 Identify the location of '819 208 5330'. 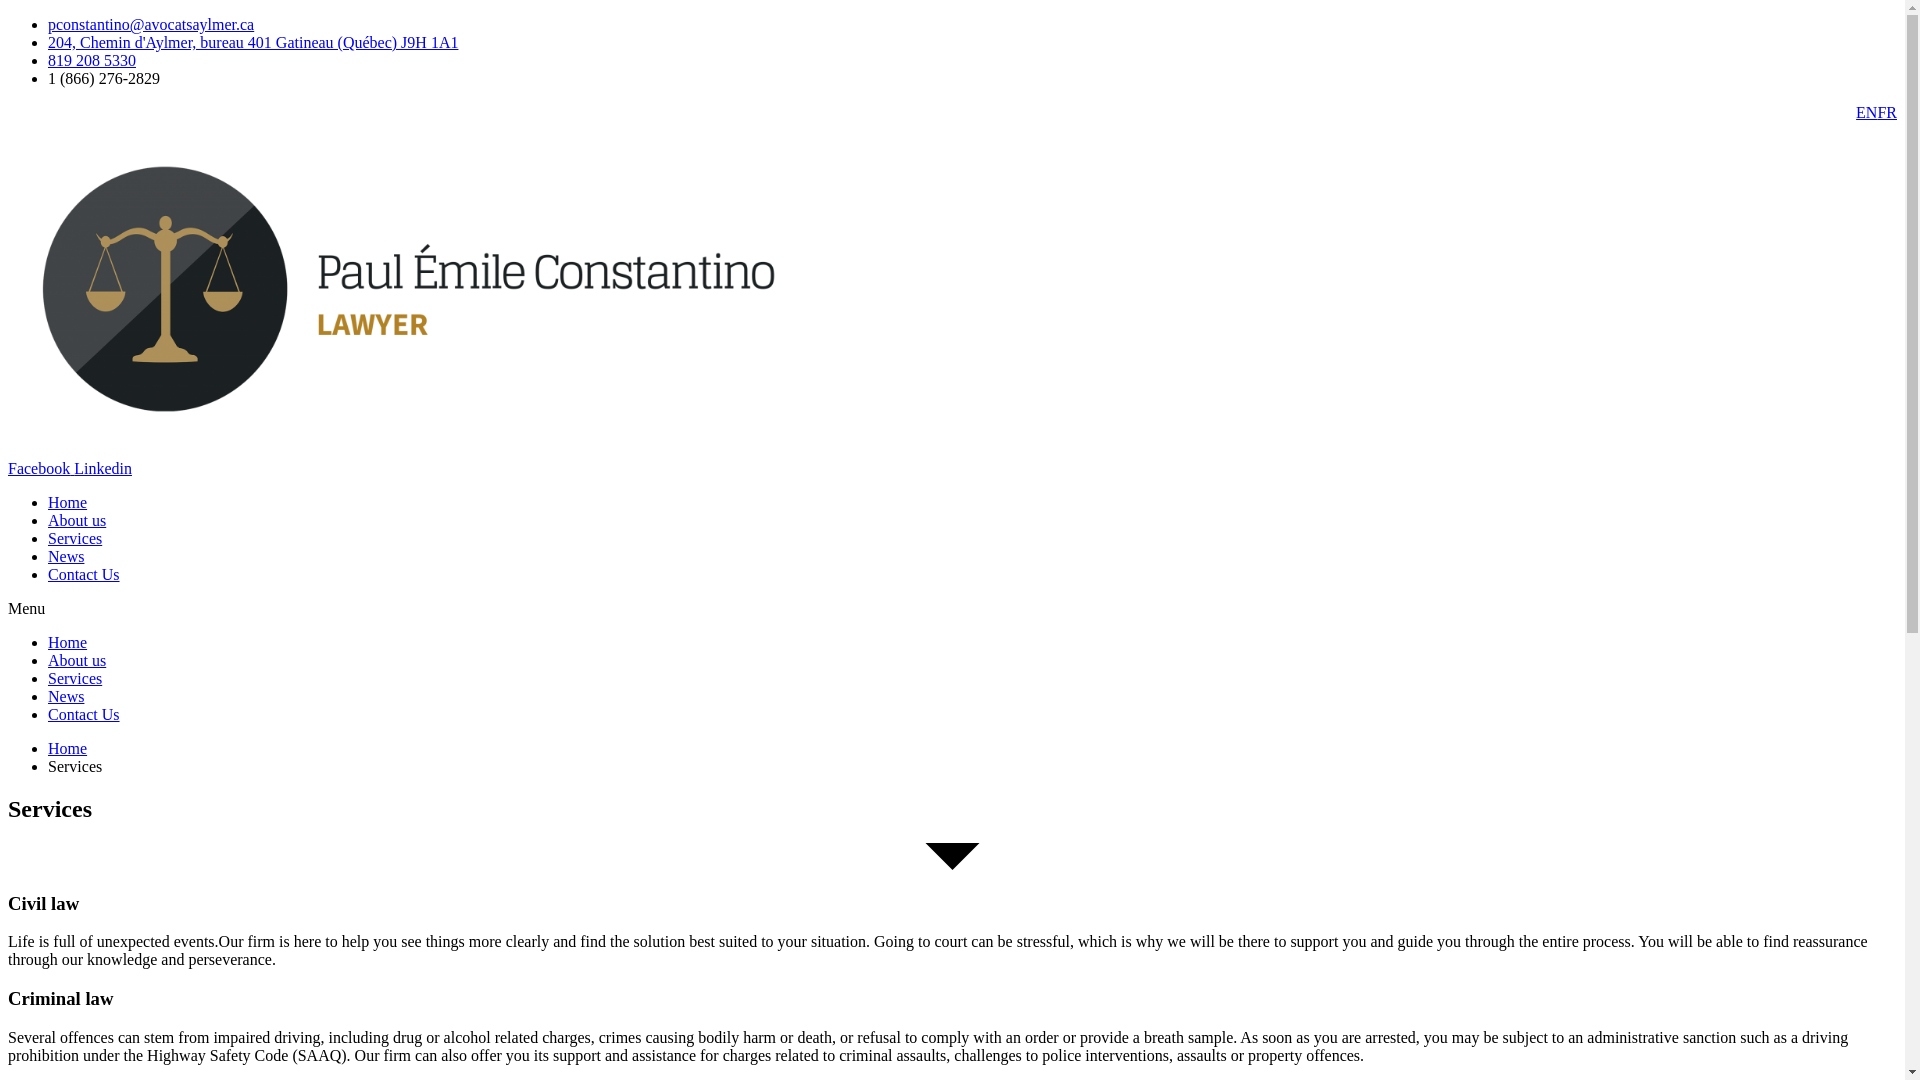
(90, 59).